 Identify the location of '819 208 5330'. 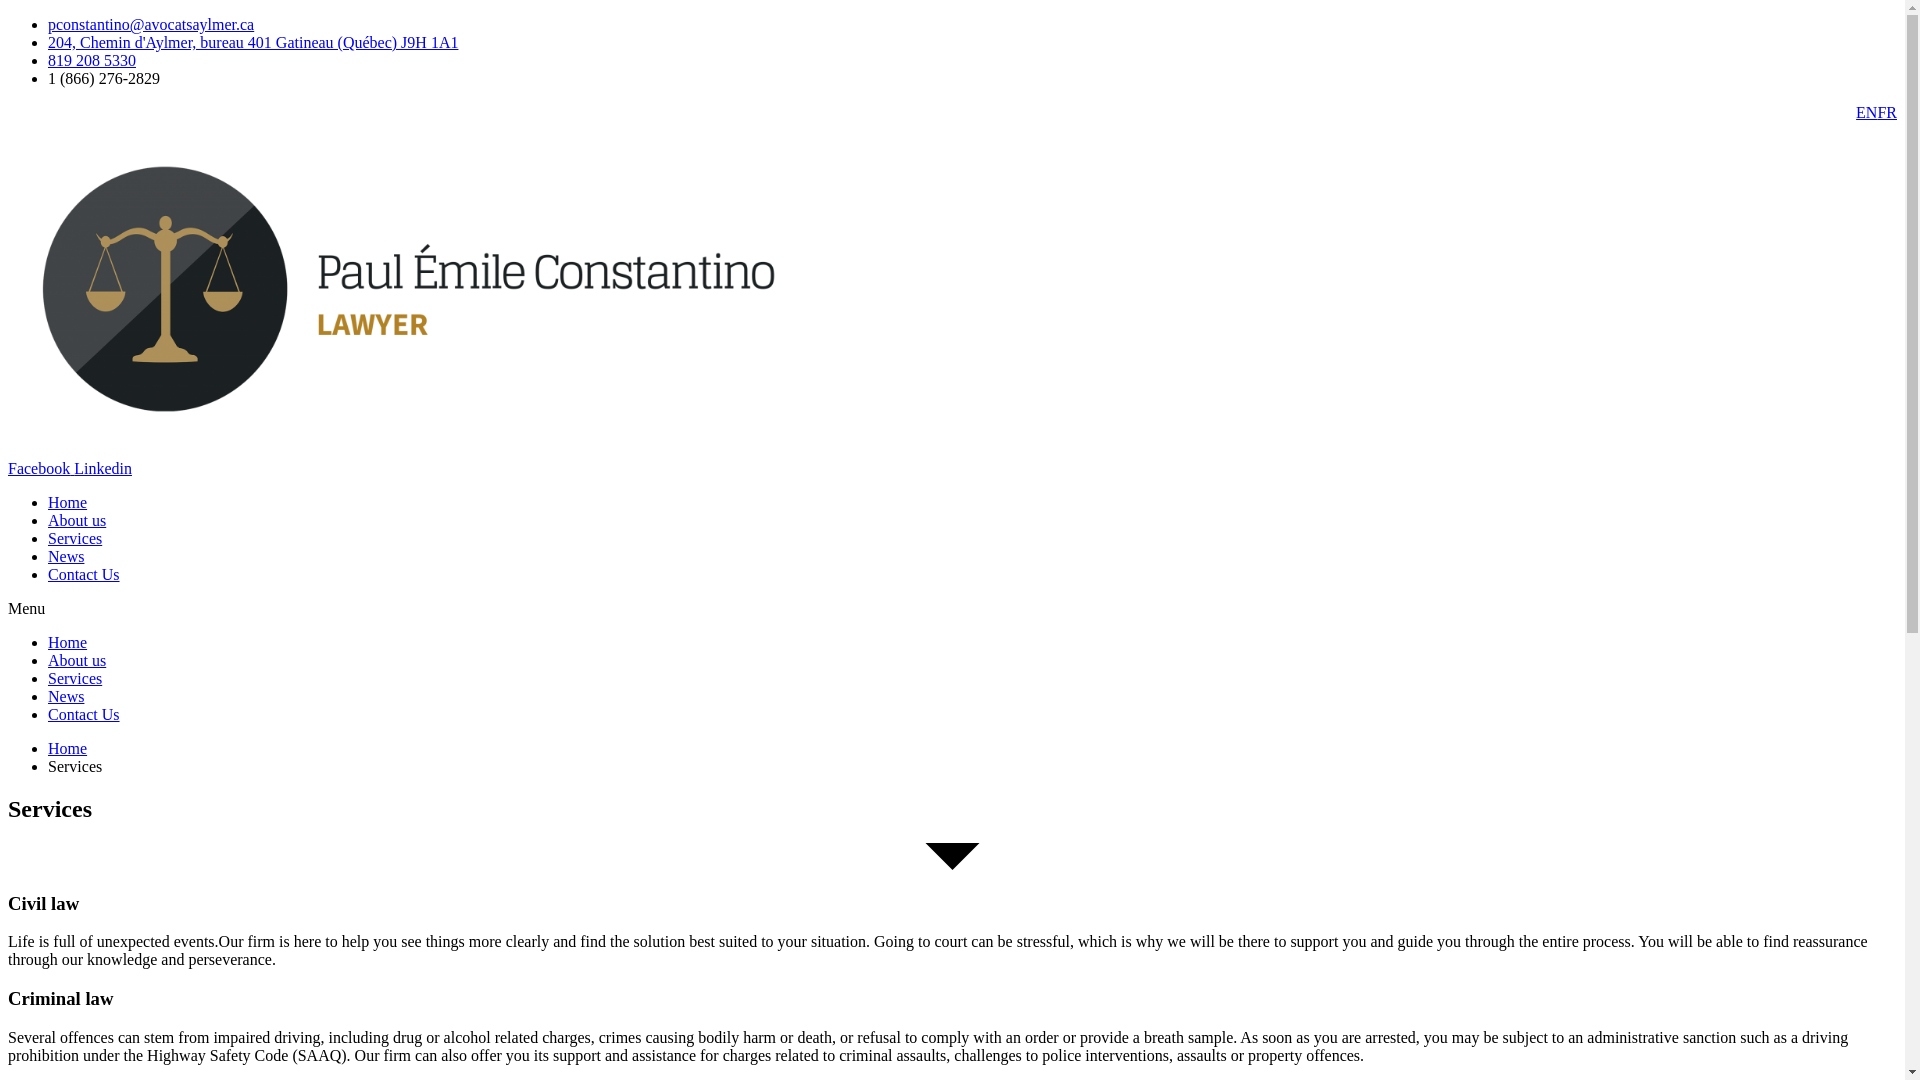
(90, 59).